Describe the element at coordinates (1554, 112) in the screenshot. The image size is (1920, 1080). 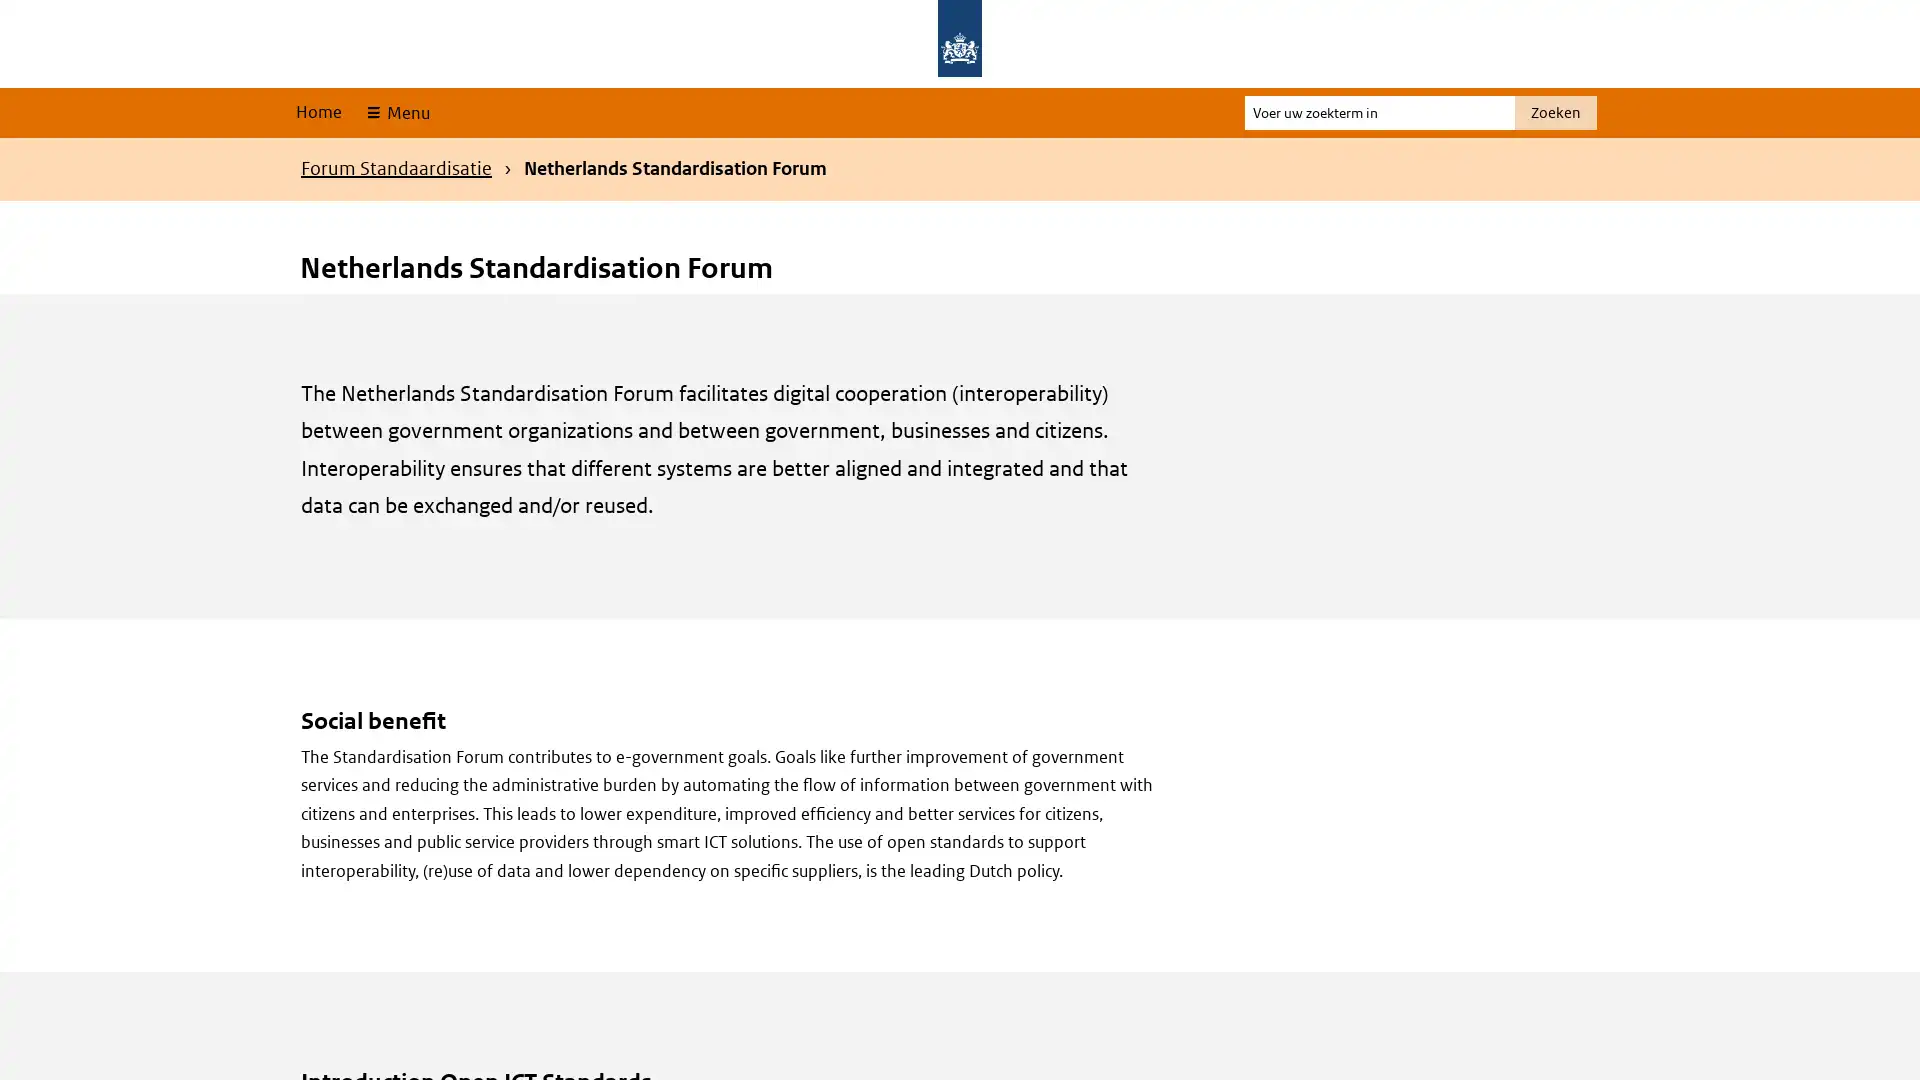
I see `Zoeken` at that location.